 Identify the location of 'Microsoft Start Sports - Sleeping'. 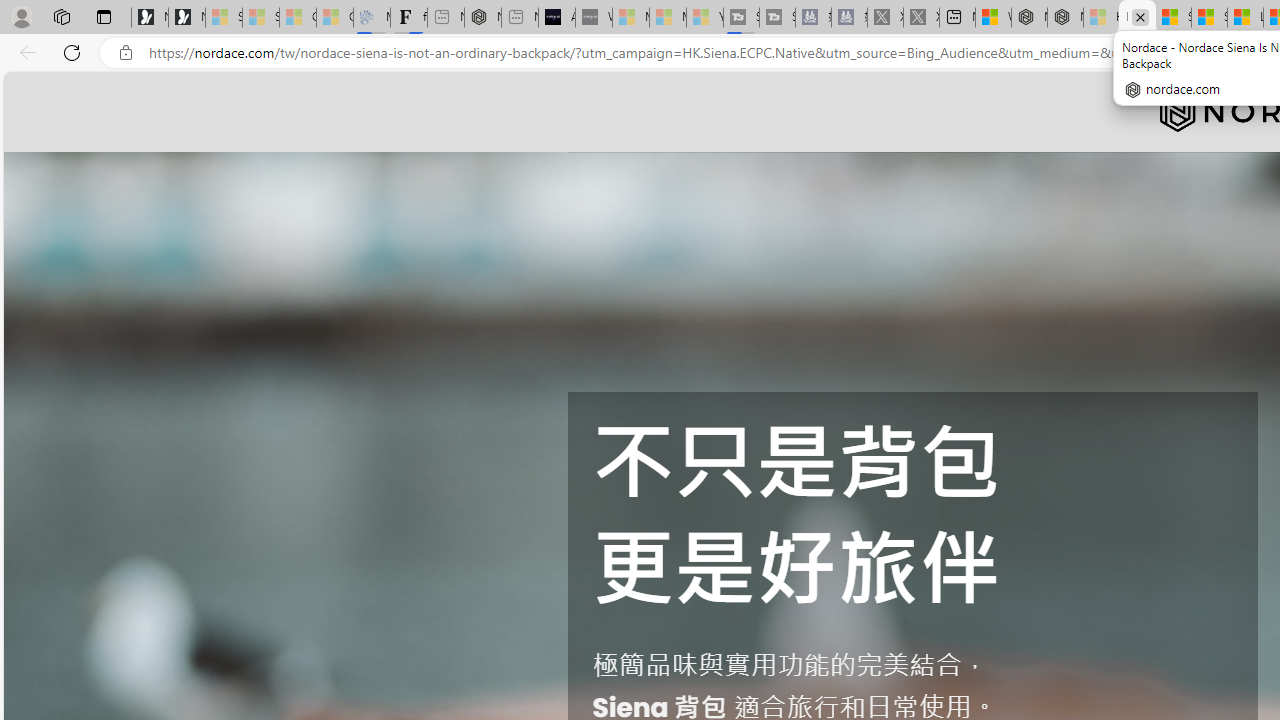
(630, 17).